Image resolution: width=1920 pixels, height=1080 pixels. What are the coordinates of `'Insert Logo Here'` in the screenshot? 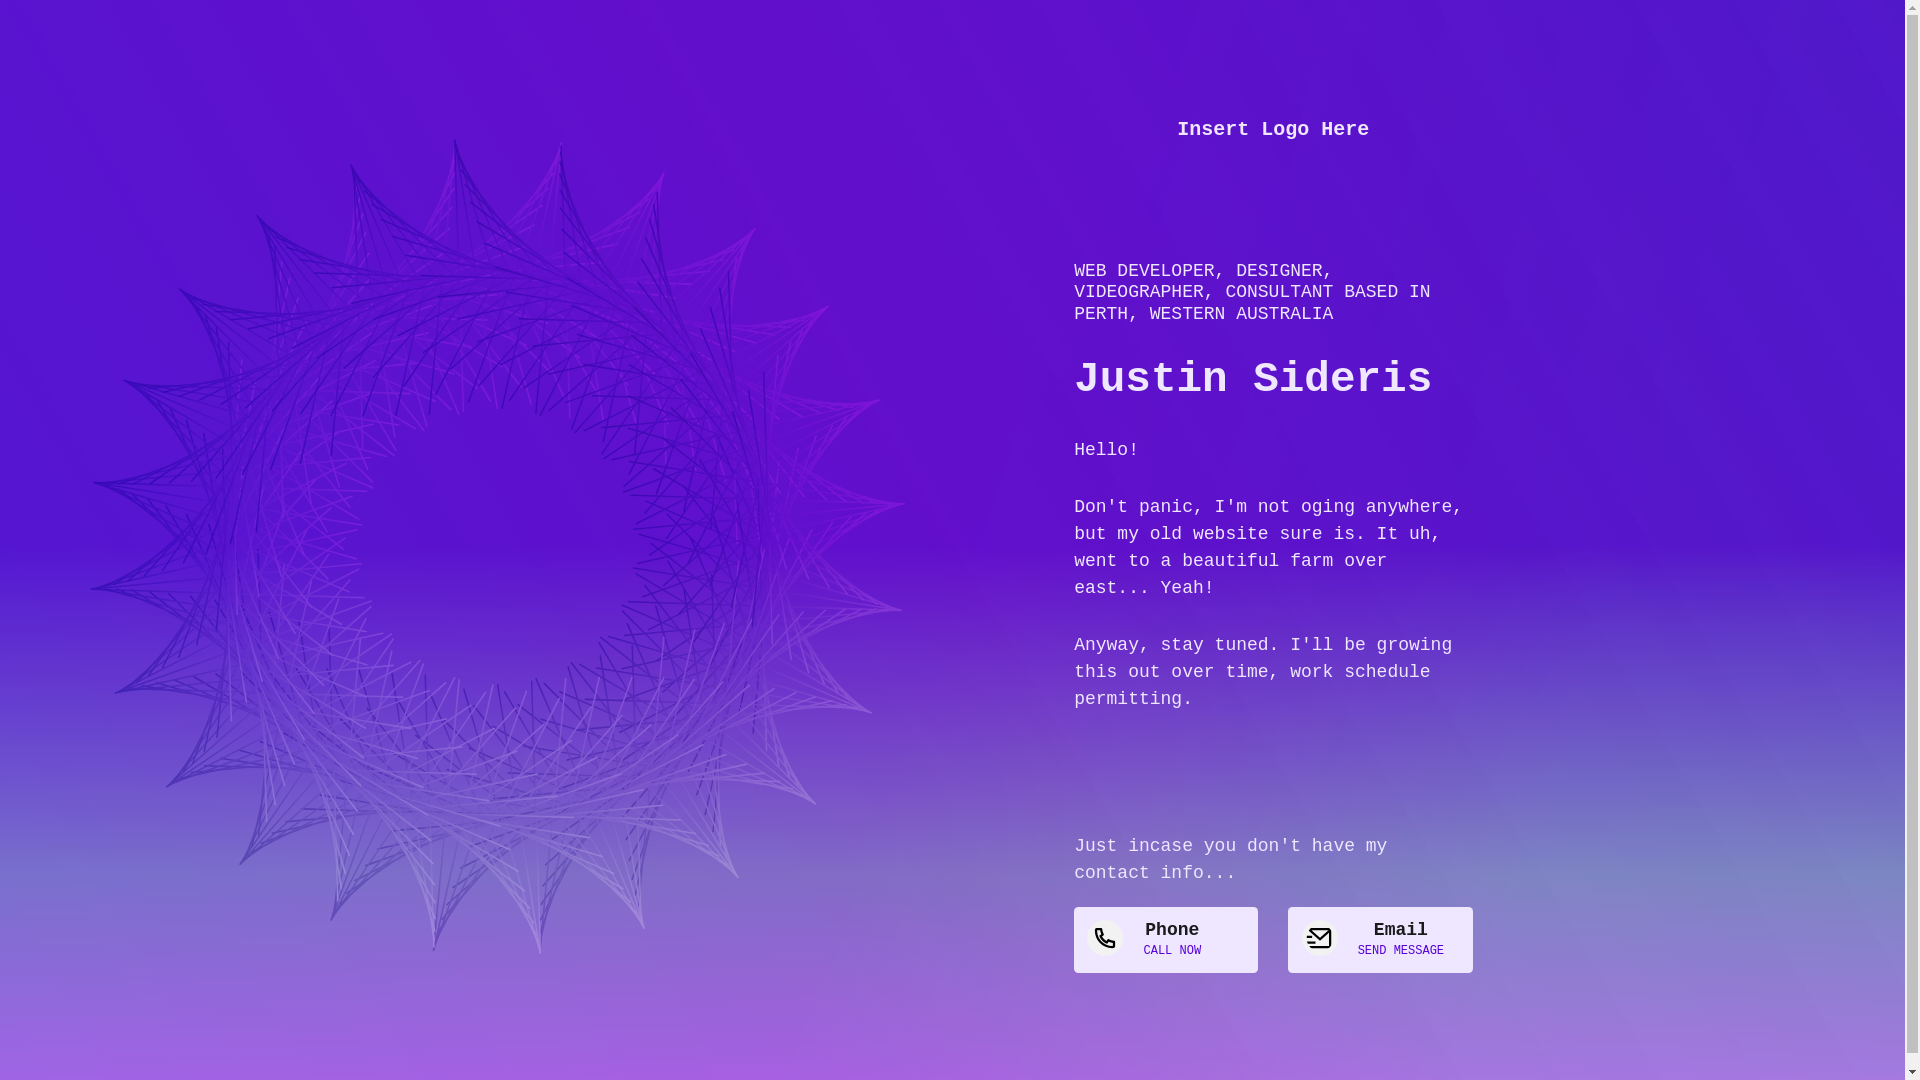 It's located at (1271, 130).